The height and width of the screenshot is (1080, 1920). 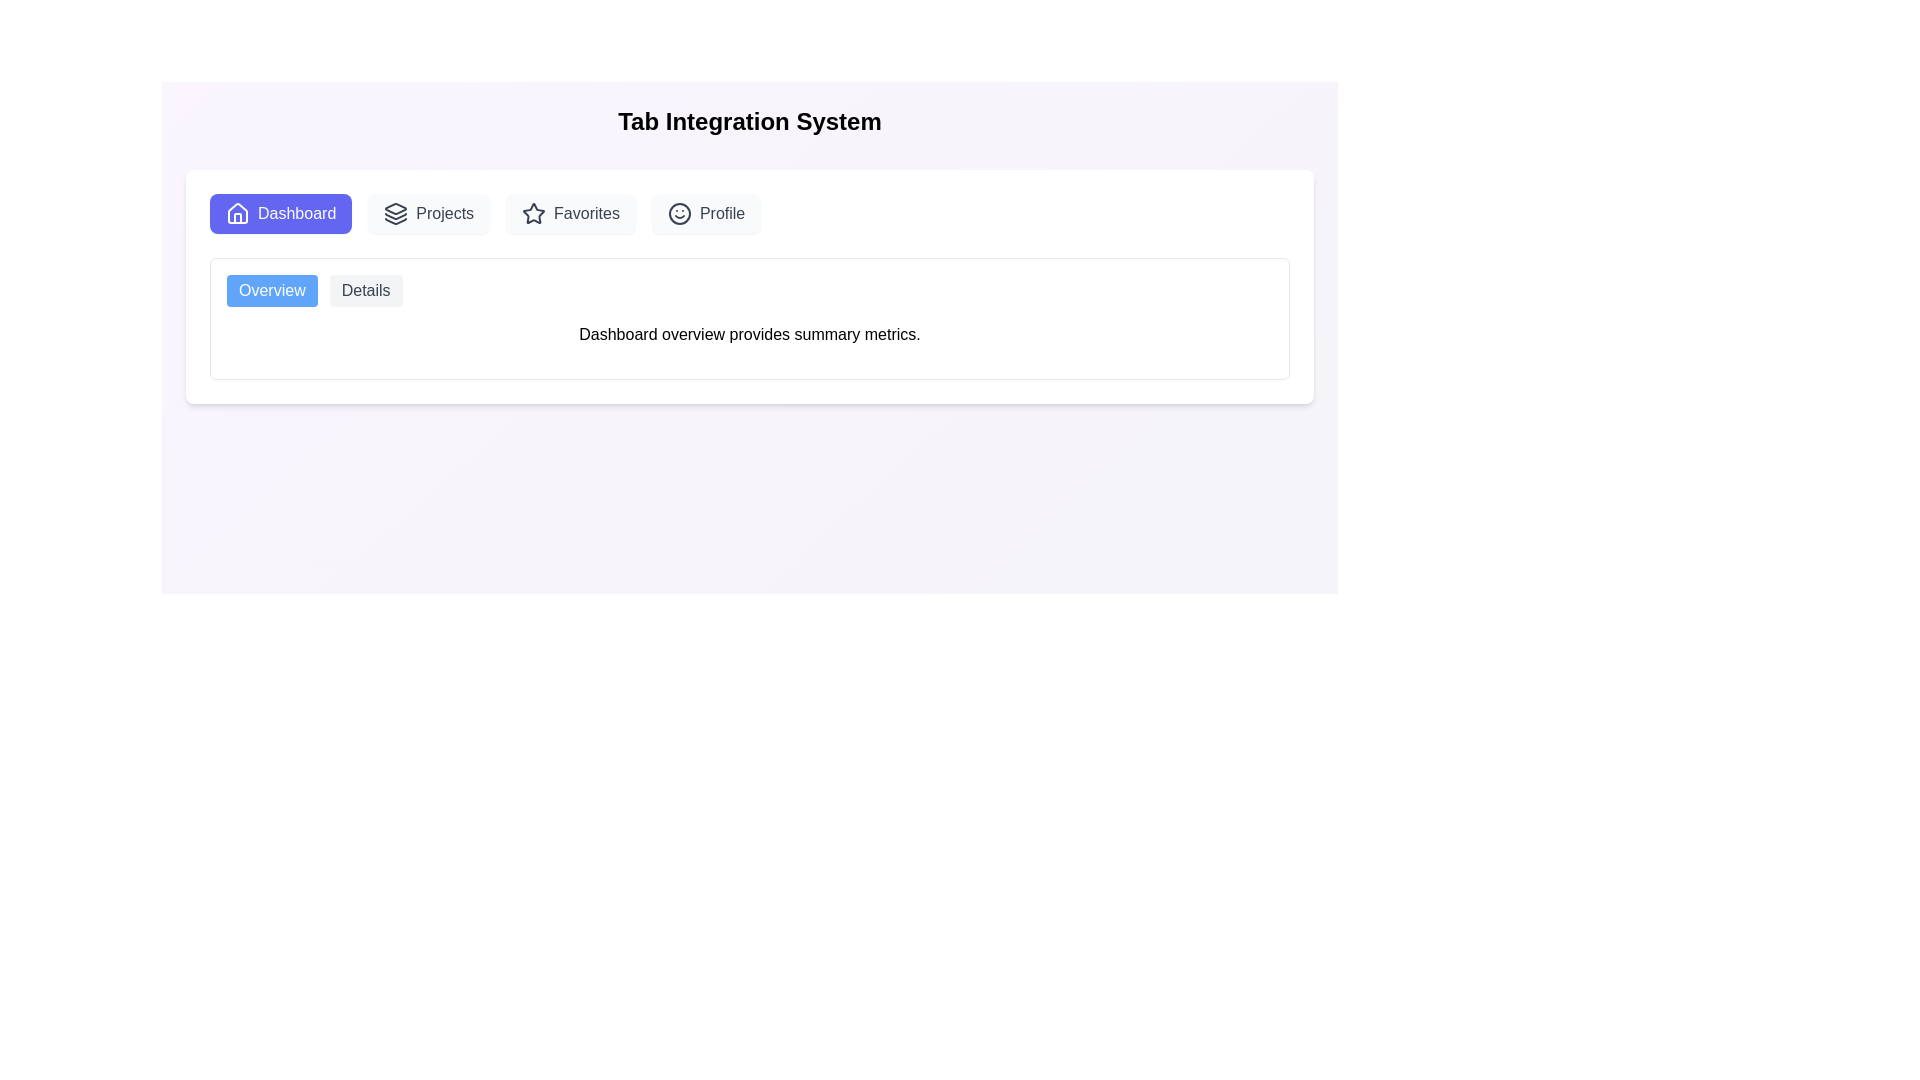 I want to click on the 'Home' or 'Dashboard' icon located near the left edge of the top navigation bar, so click(x=238, y=212).